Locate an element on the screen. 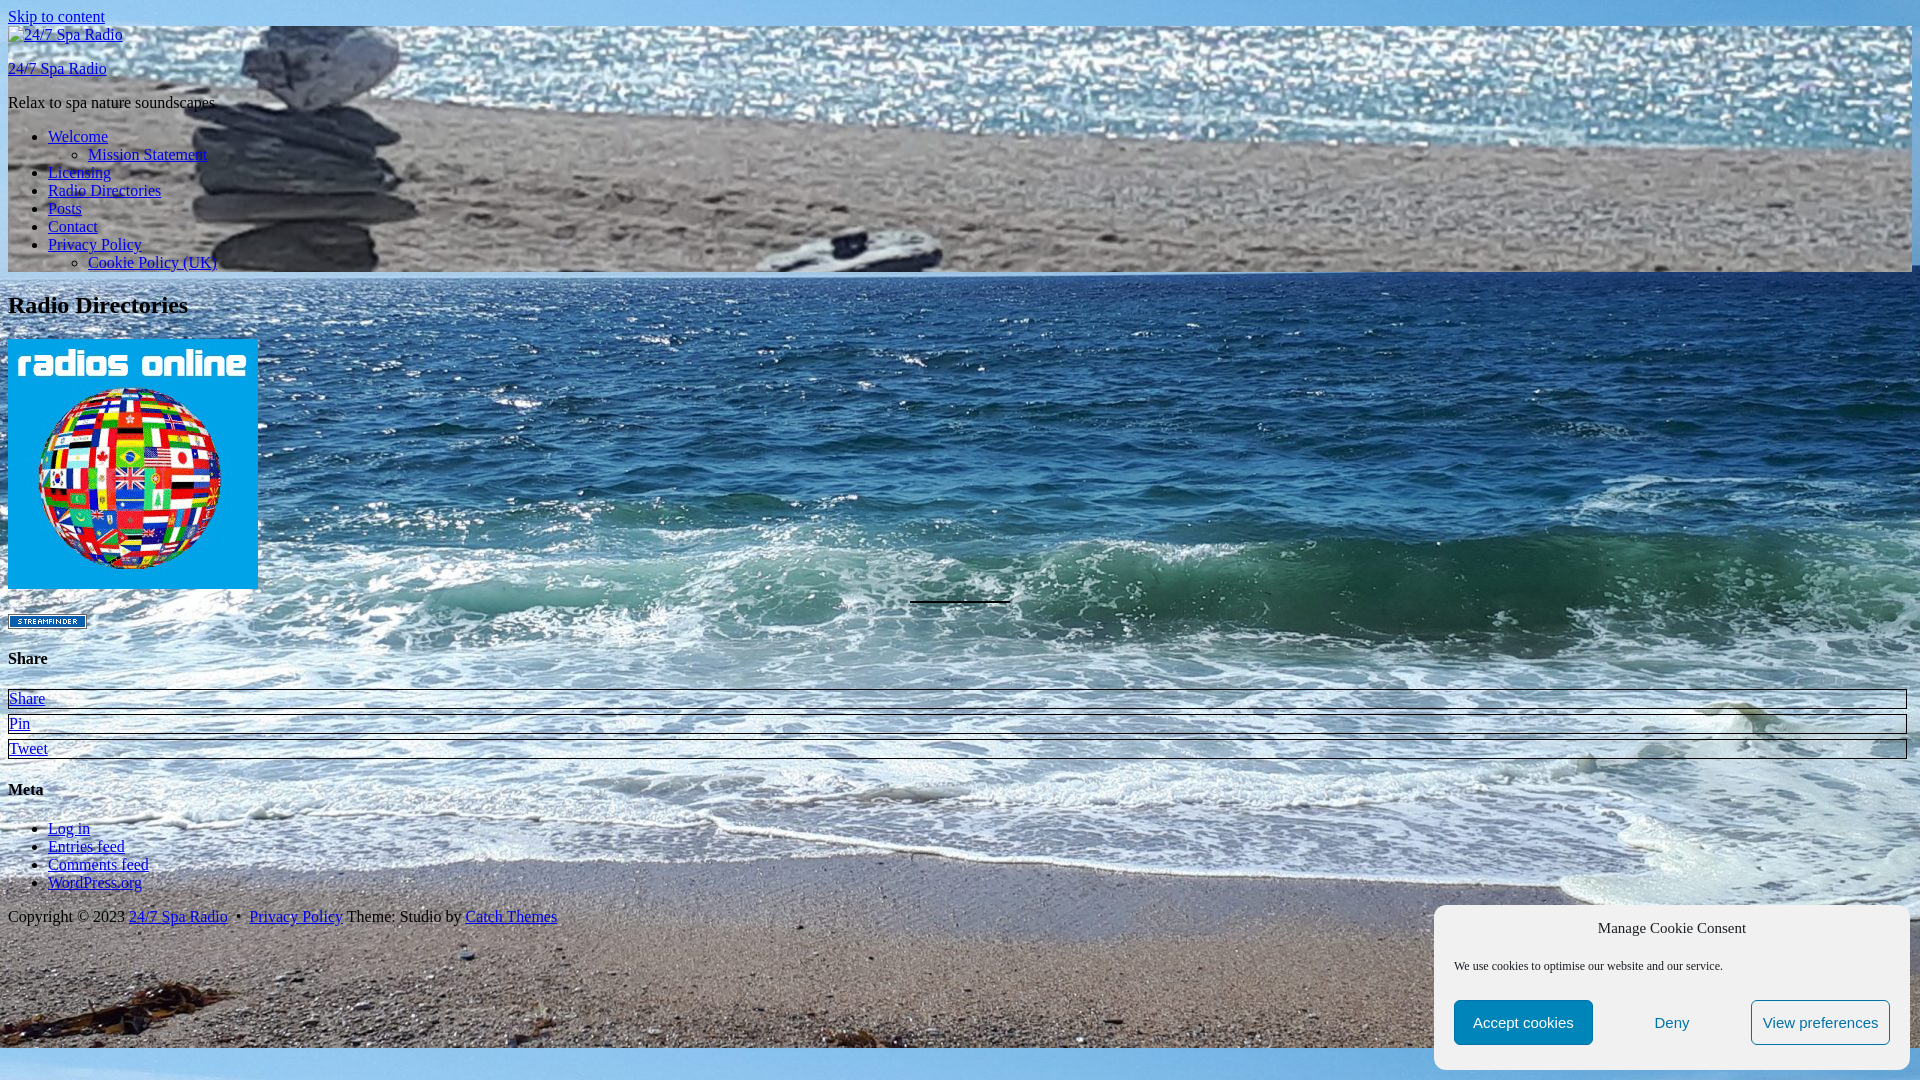 This screenshot has width=1920, height=1080. 'streamfinder online radio guide' is located at coordinates (8, 618).